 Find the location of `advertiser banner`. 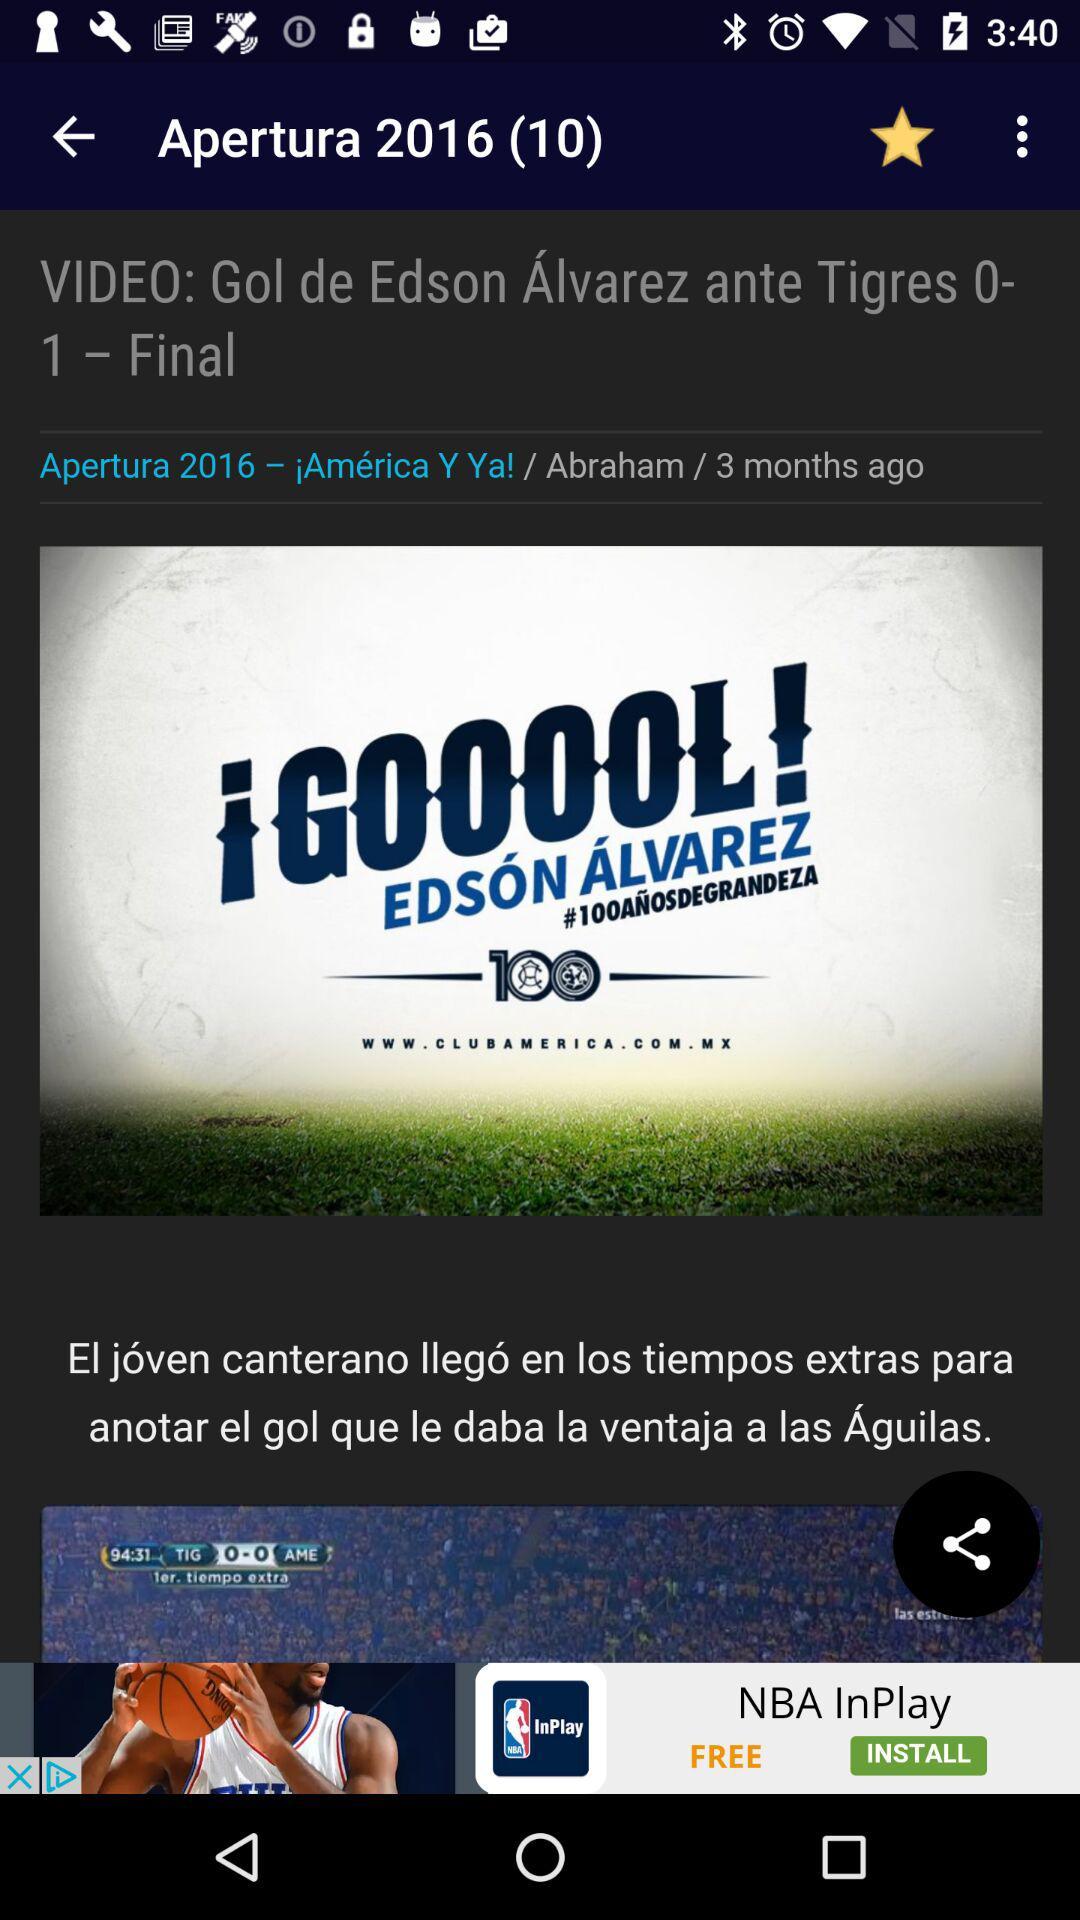

advertiser banner is located at coordinates (540, 1727).